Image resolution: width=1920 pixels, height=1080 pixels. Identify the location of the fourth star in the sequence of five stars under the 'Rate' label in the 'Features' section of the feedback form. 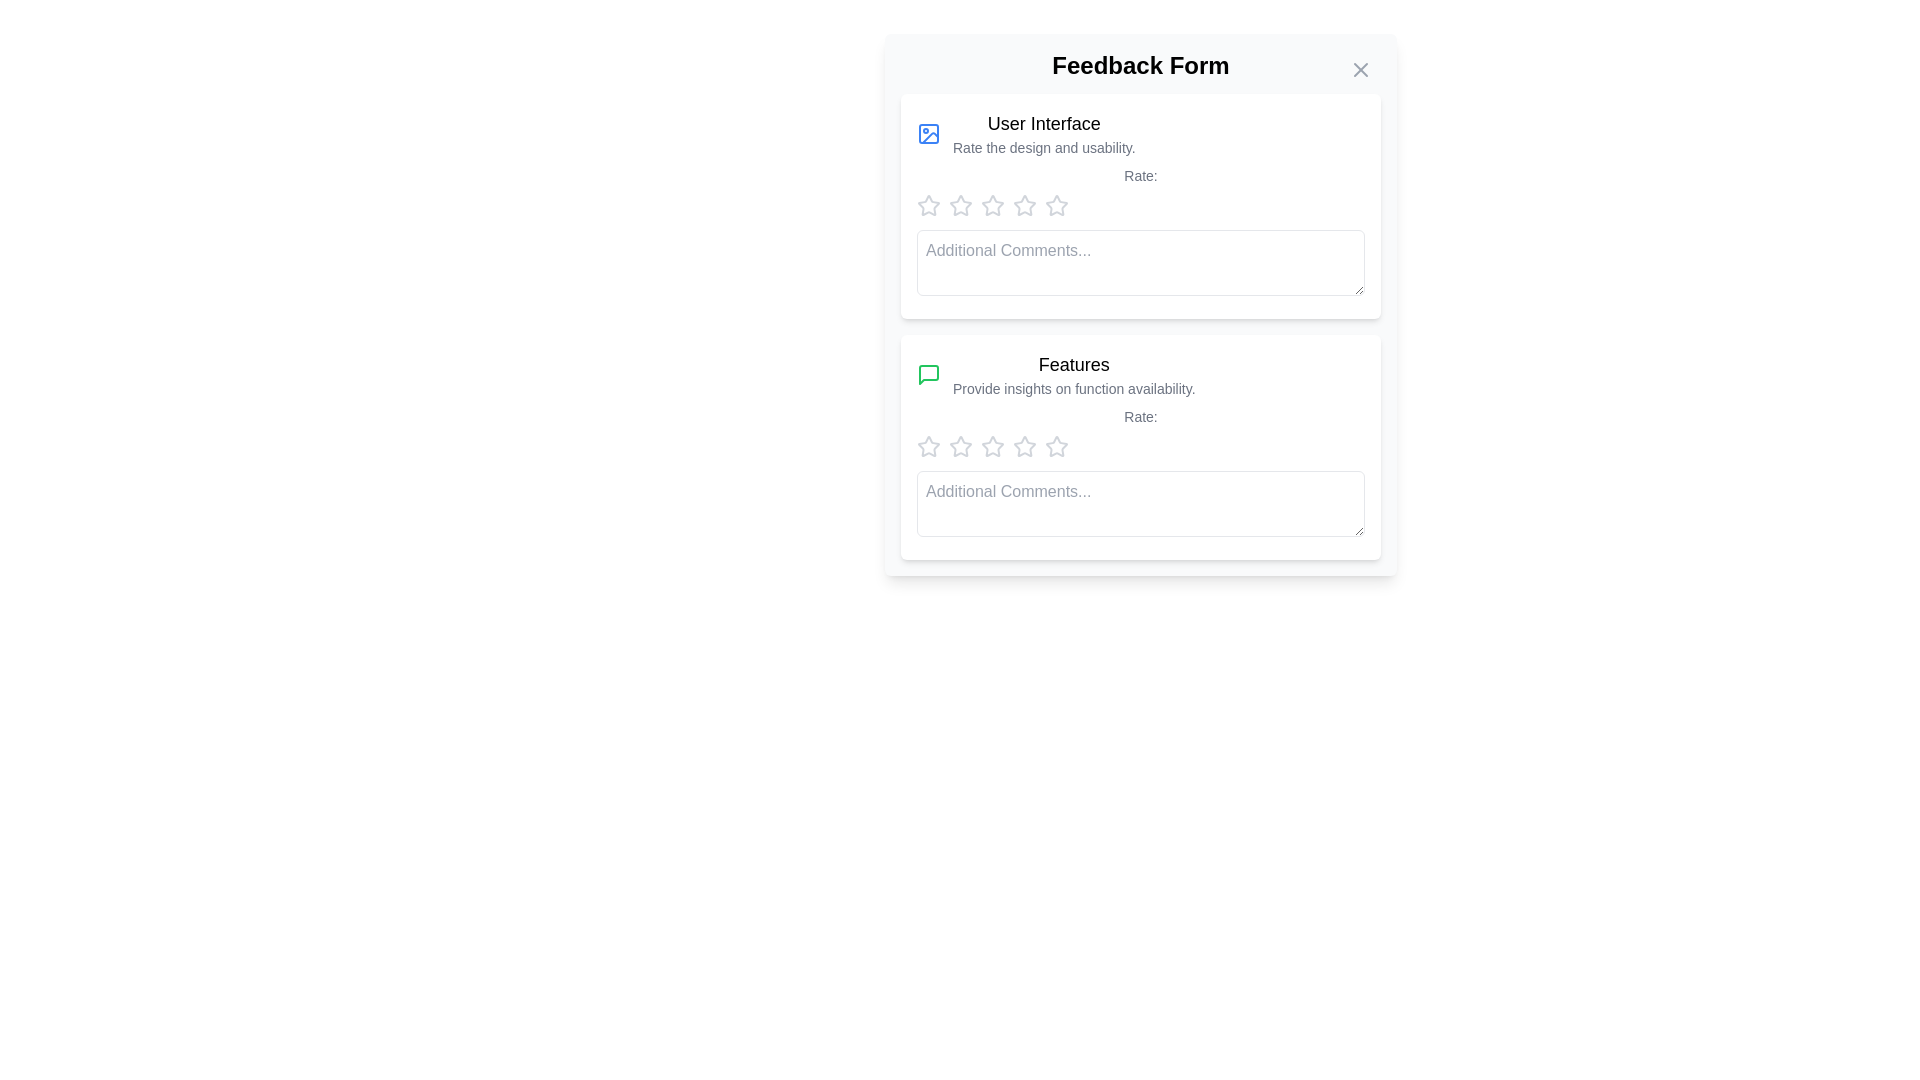
(1055, 445).